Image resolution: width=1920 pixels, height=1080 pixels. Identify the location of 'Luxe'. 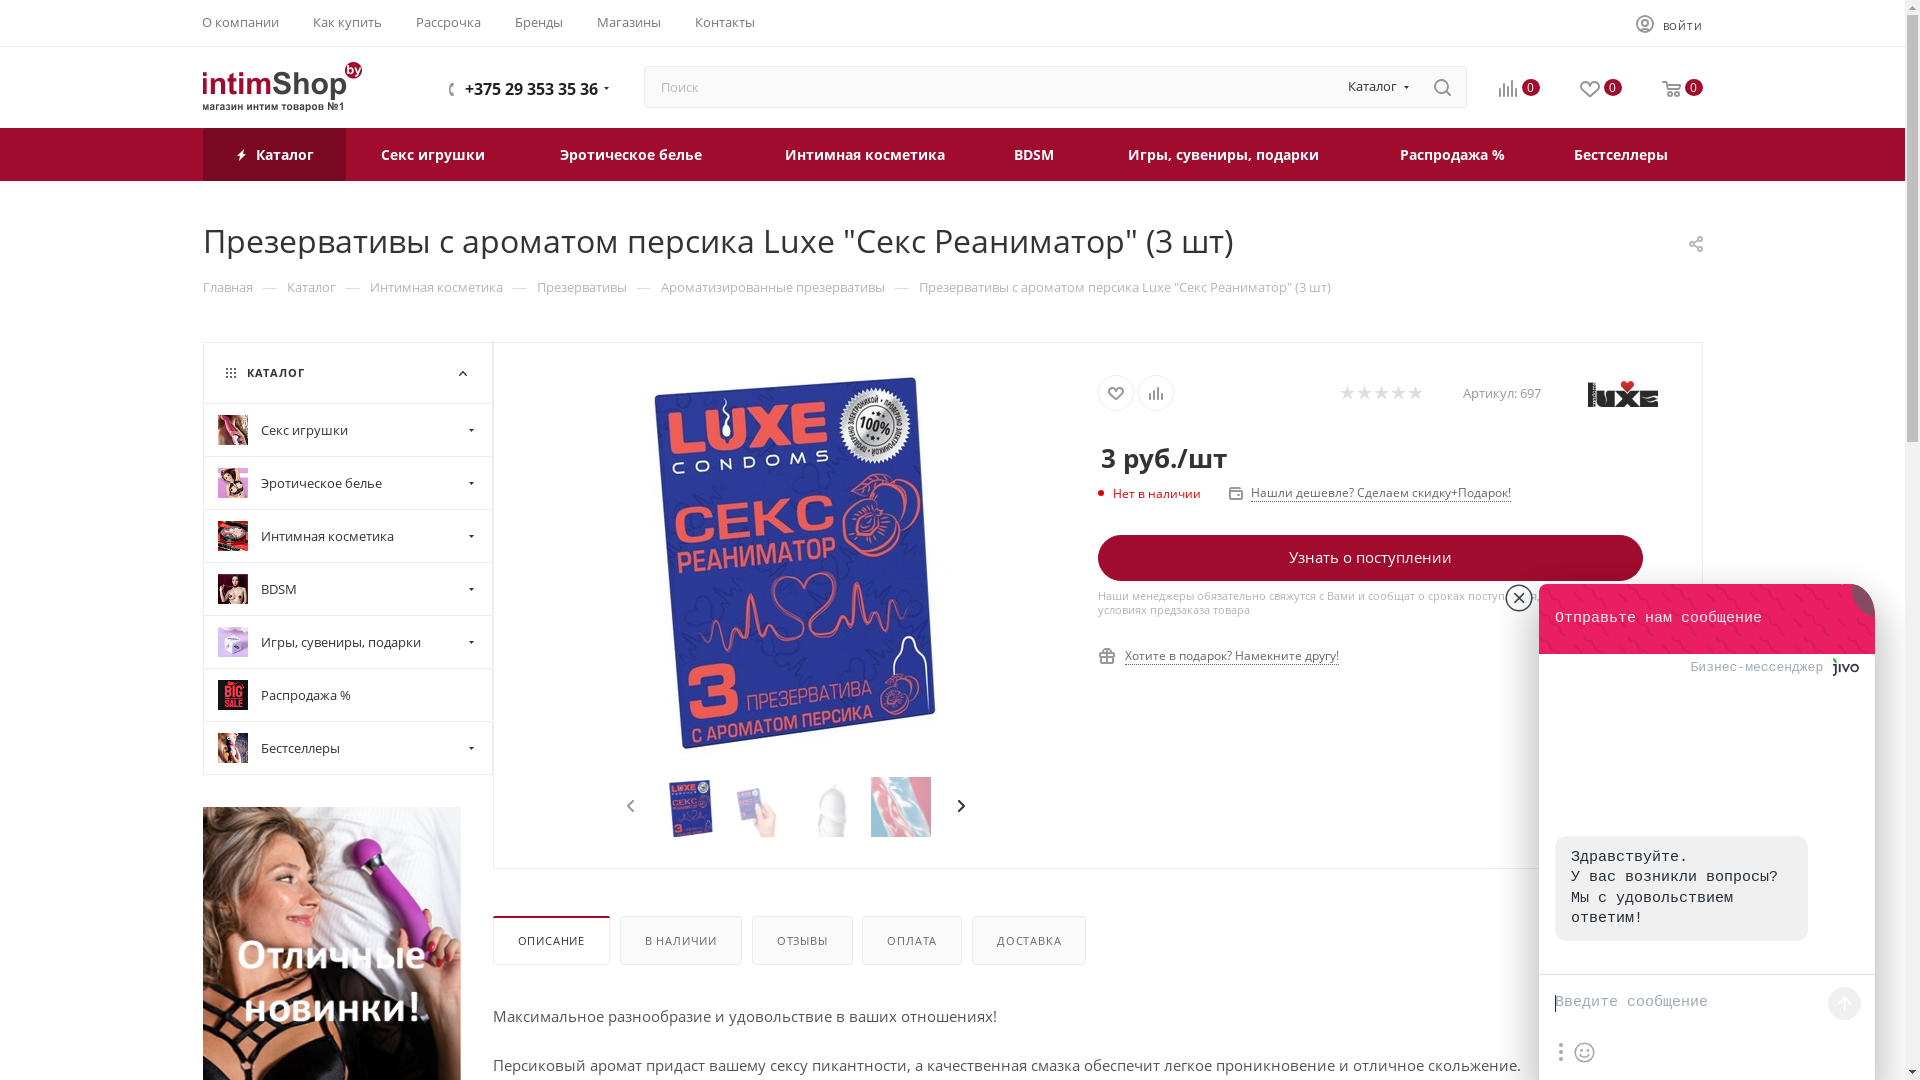
(1622, 393).